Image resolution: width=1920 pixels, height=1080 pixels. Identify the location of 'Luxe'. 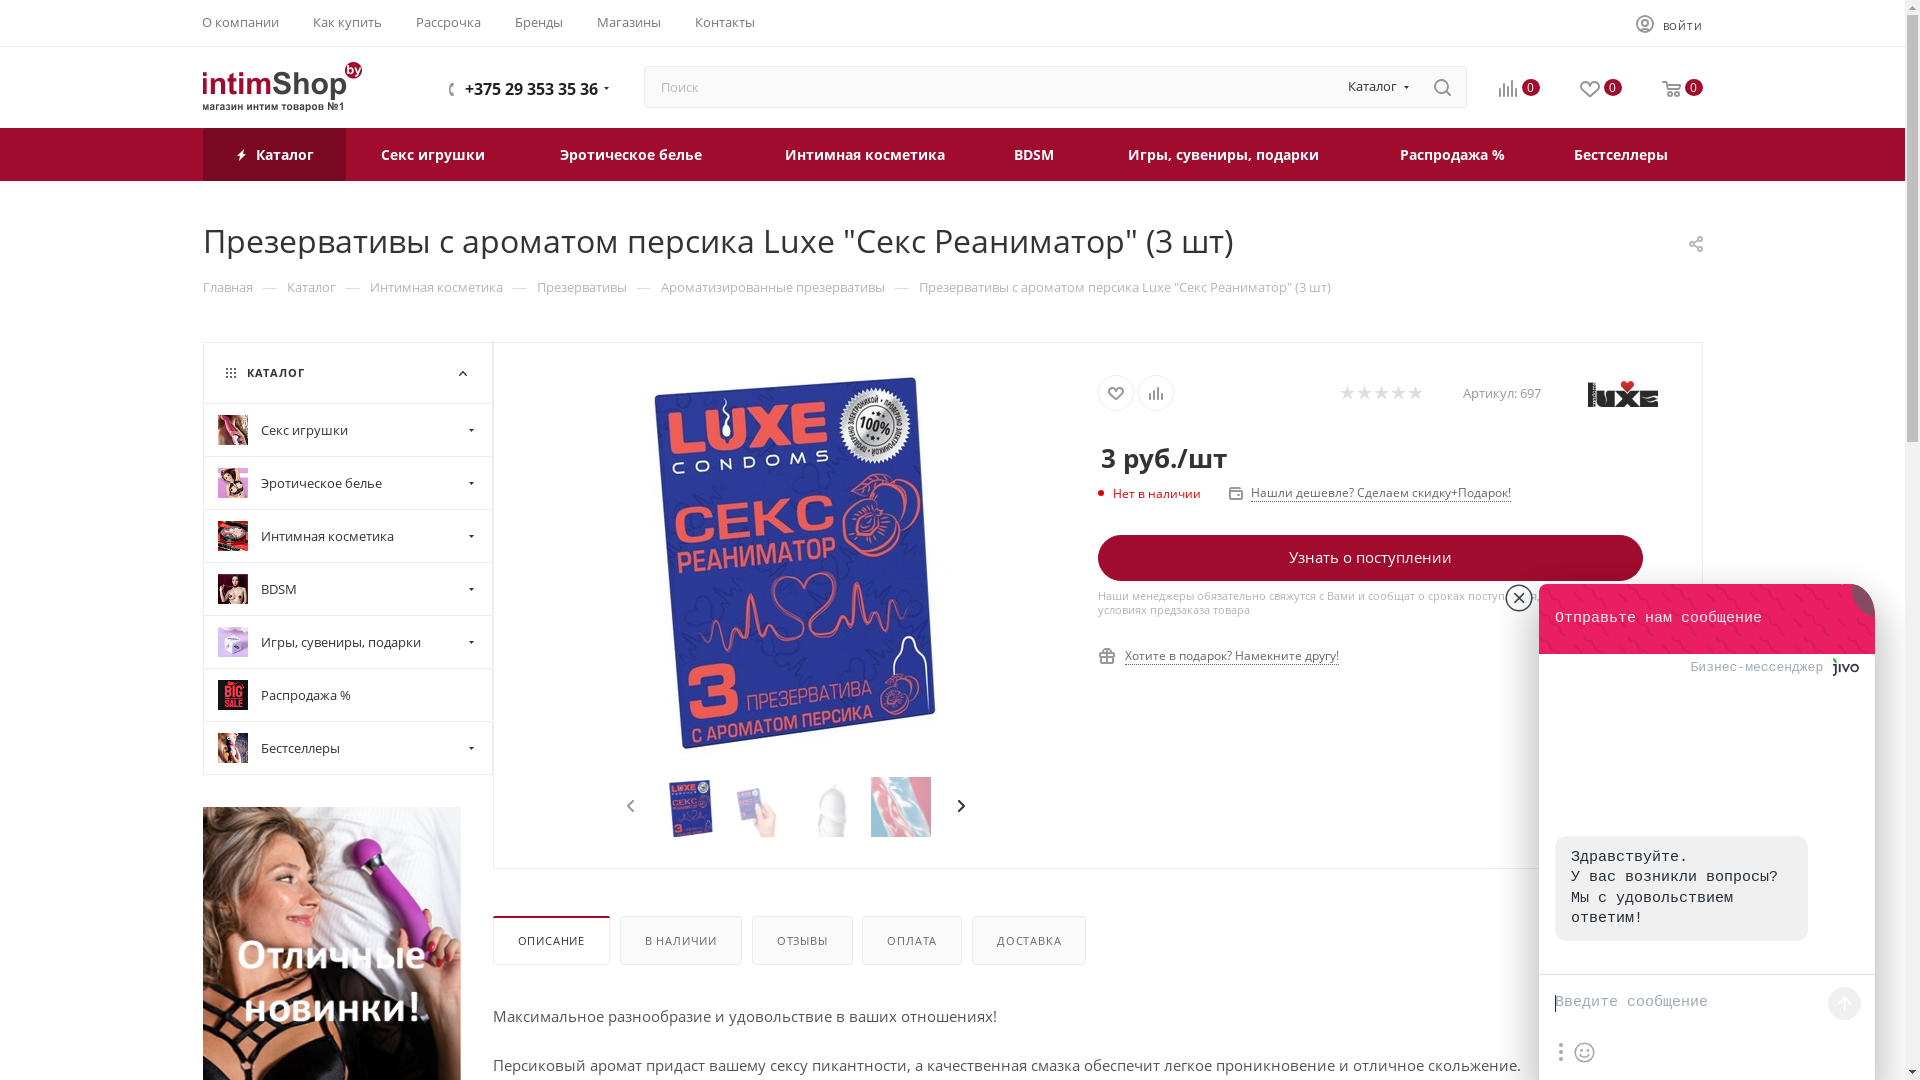
(1622, 393).